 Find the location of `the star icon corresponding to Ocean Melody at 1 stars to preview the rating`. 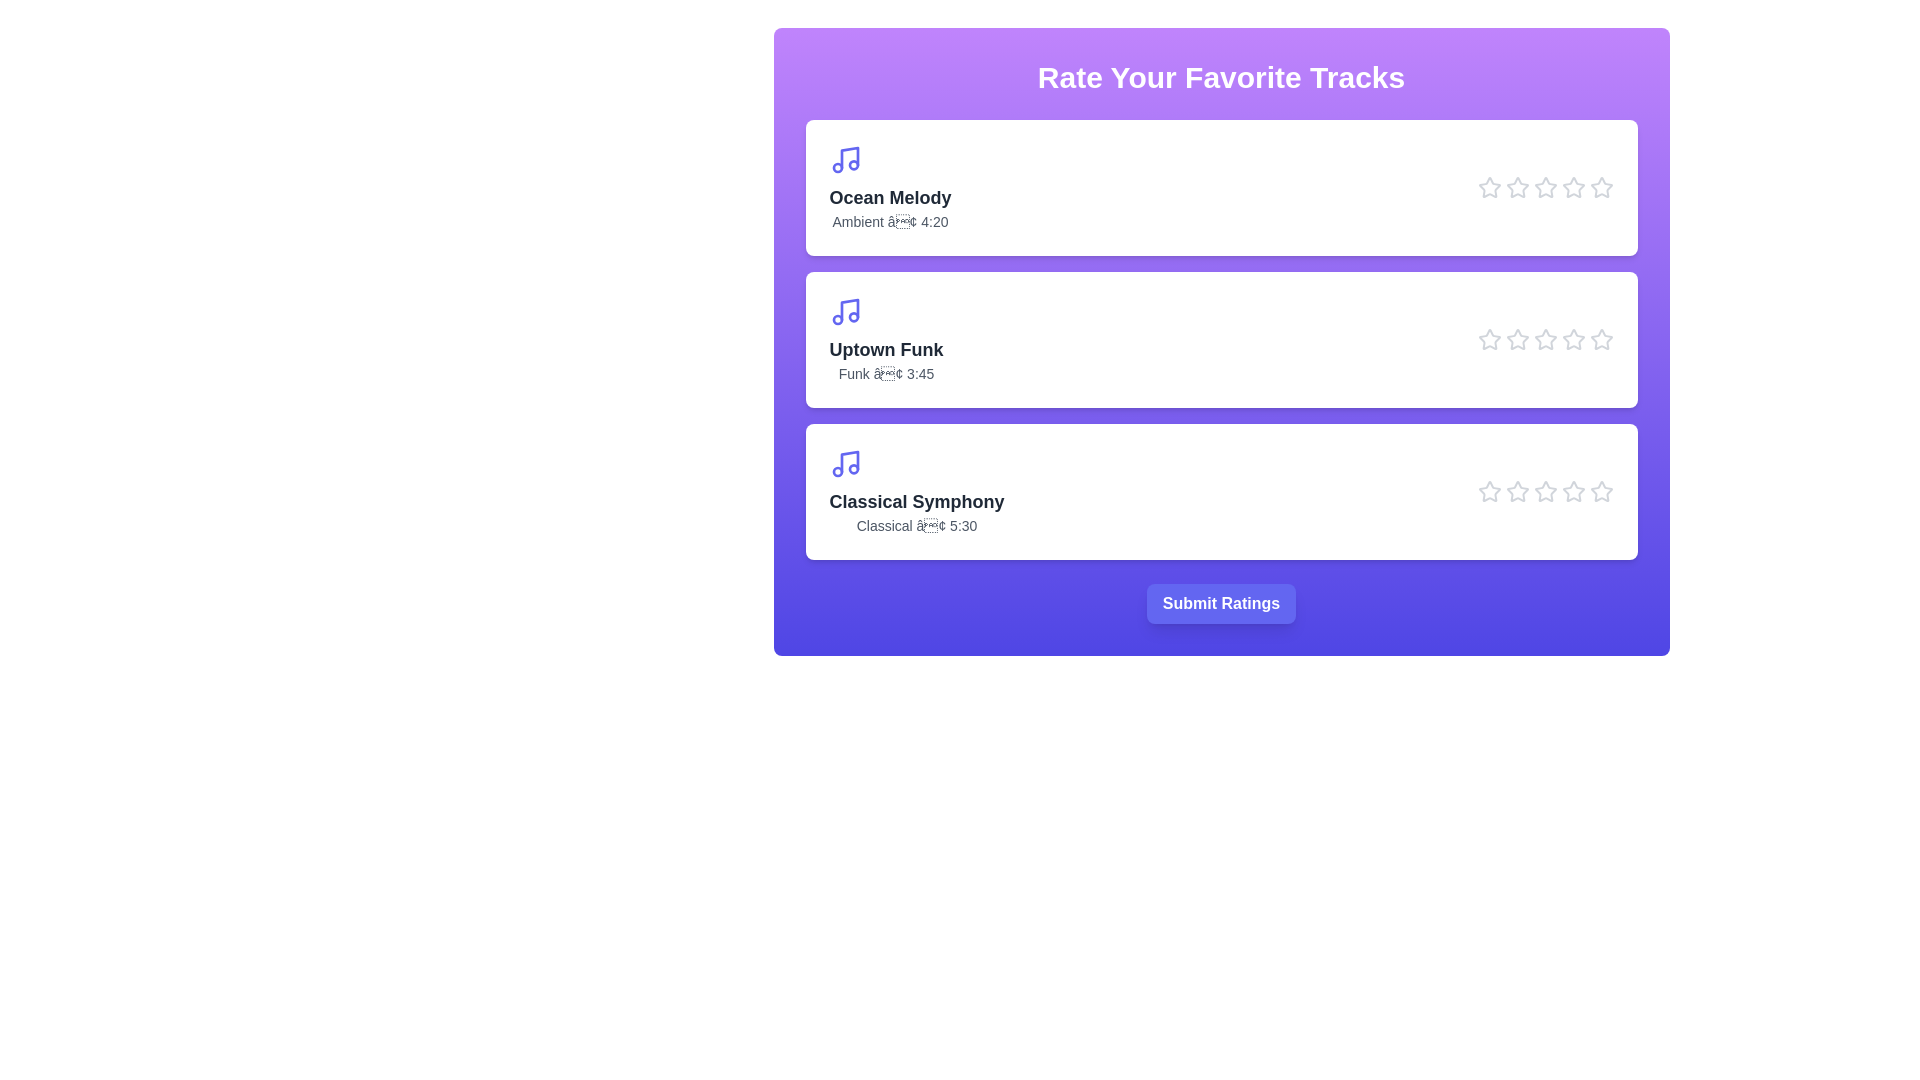

the star icon corresponding to Ocean Melody at 1 stars to preview the rating is located at coordinates (1489, 188).